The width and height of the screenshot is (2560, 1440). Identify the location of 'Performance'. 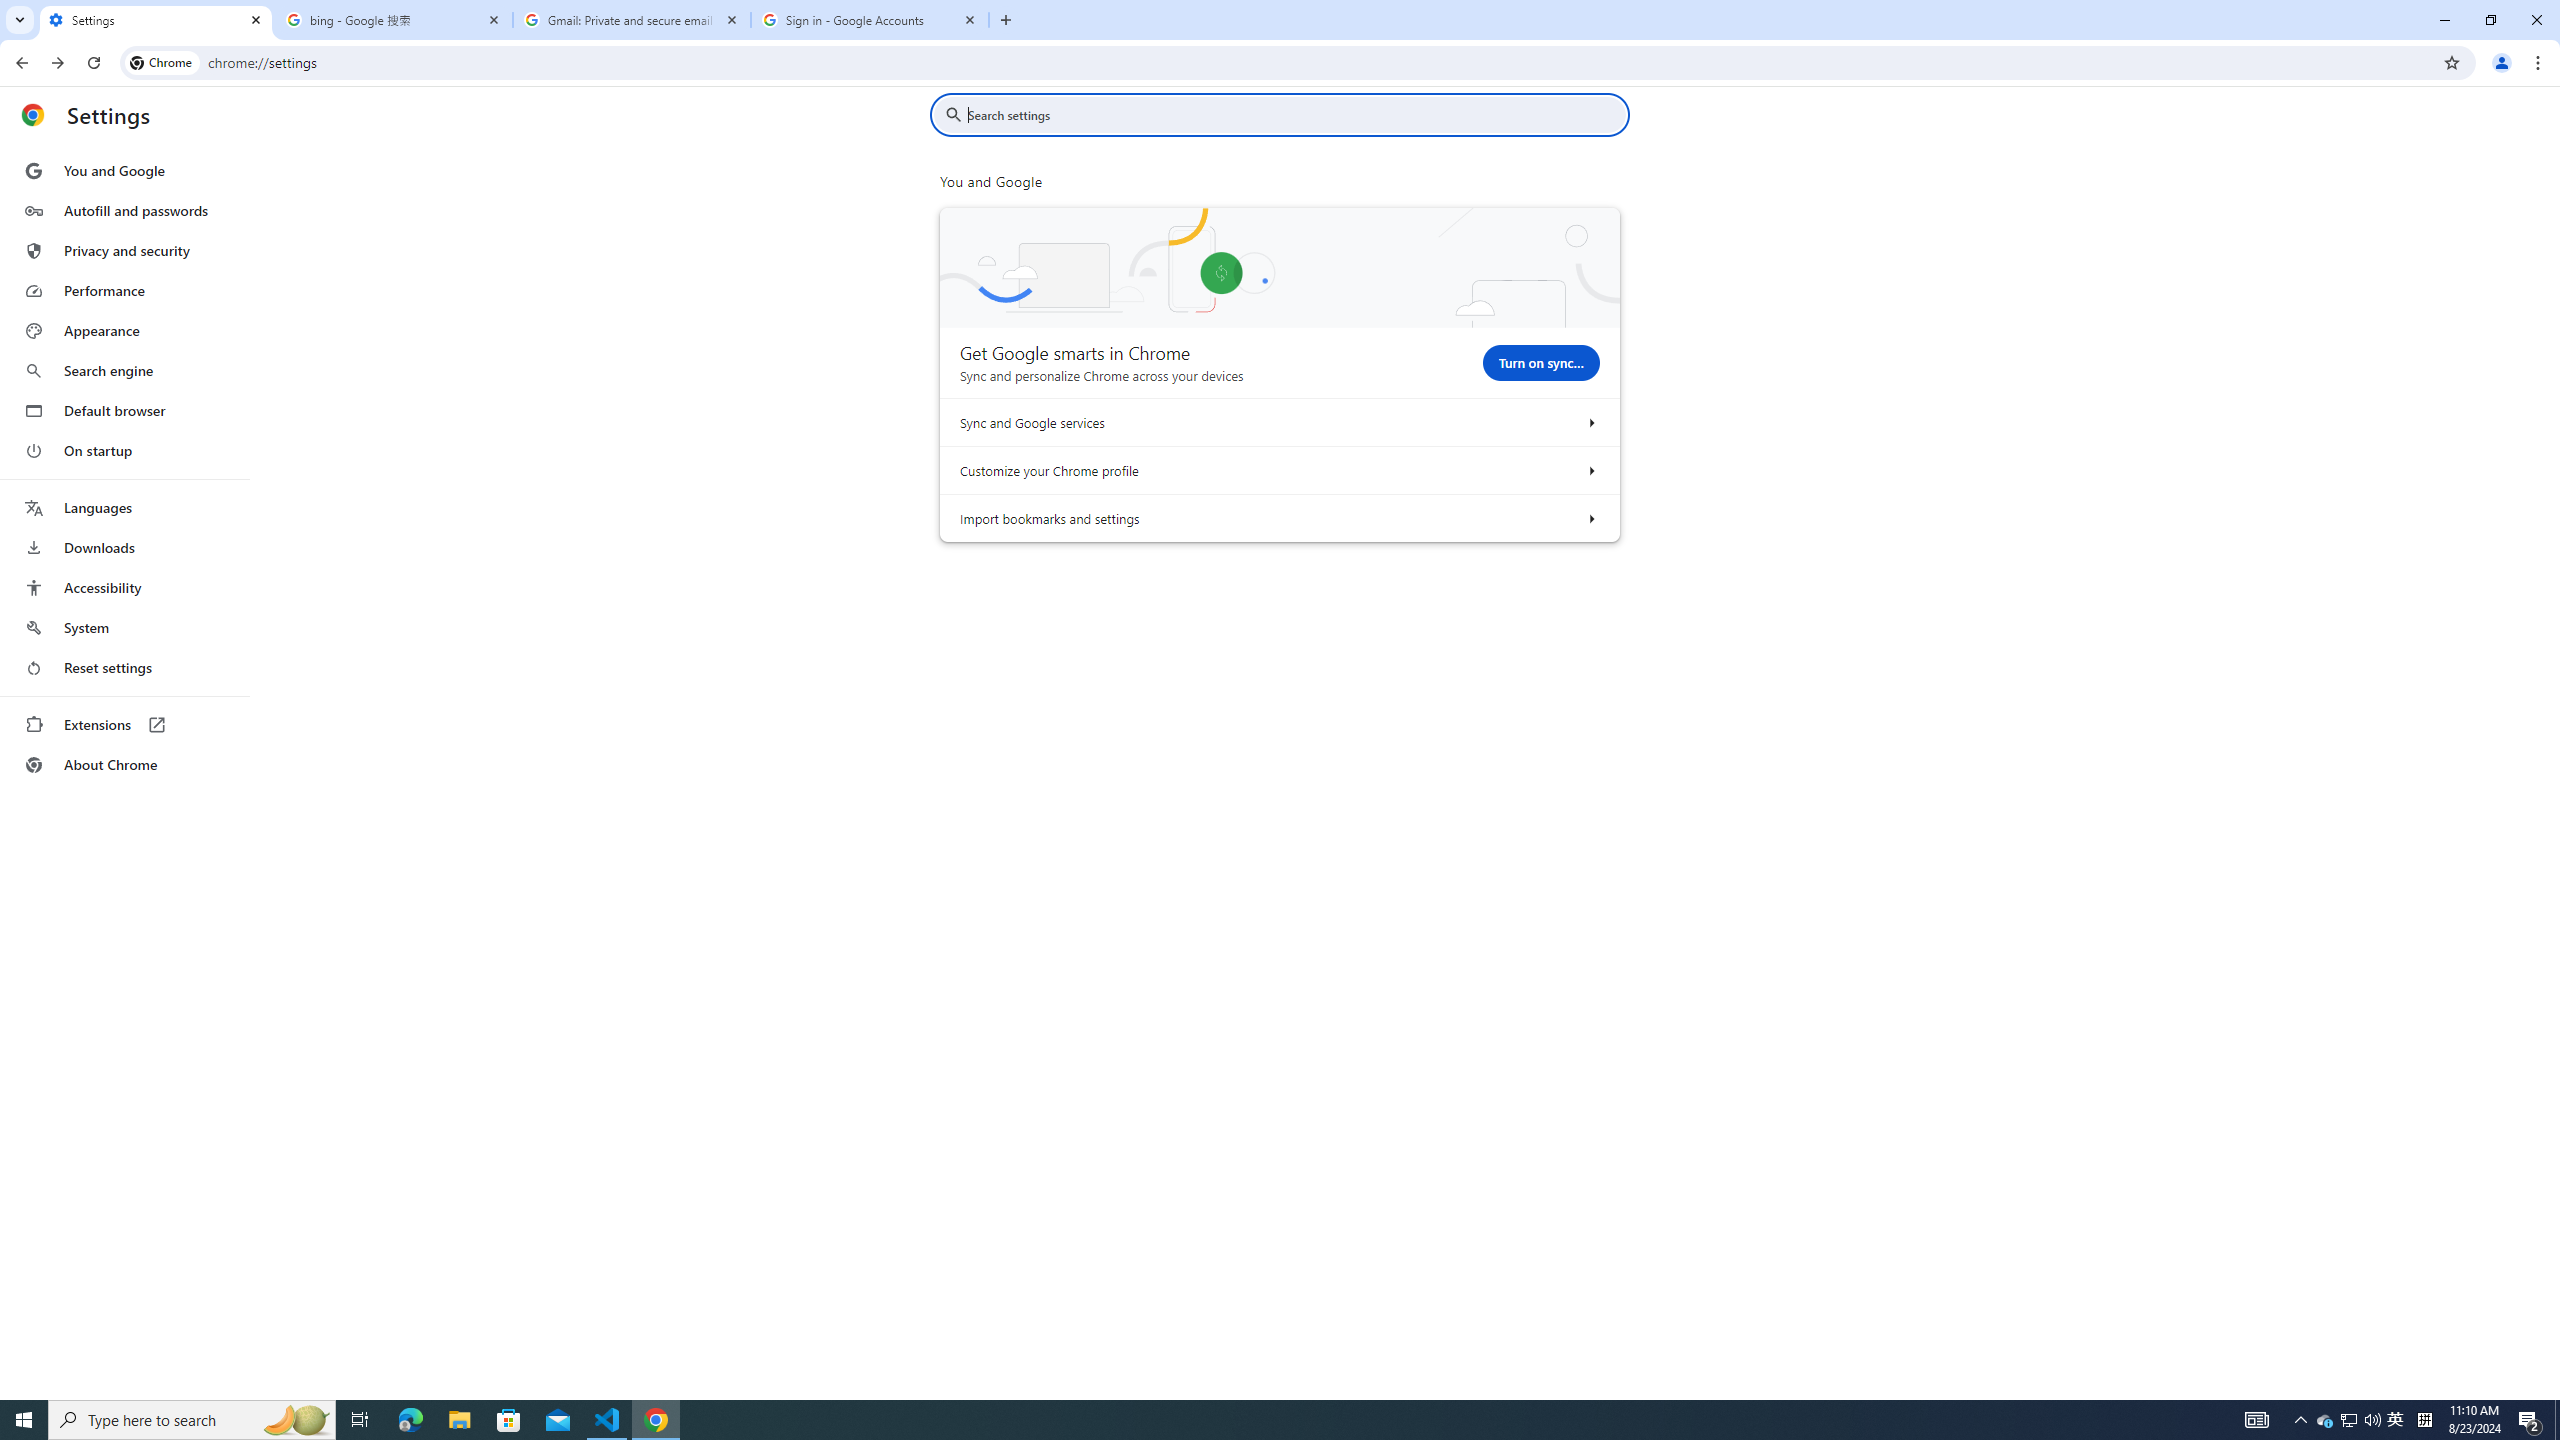
(123, 290).